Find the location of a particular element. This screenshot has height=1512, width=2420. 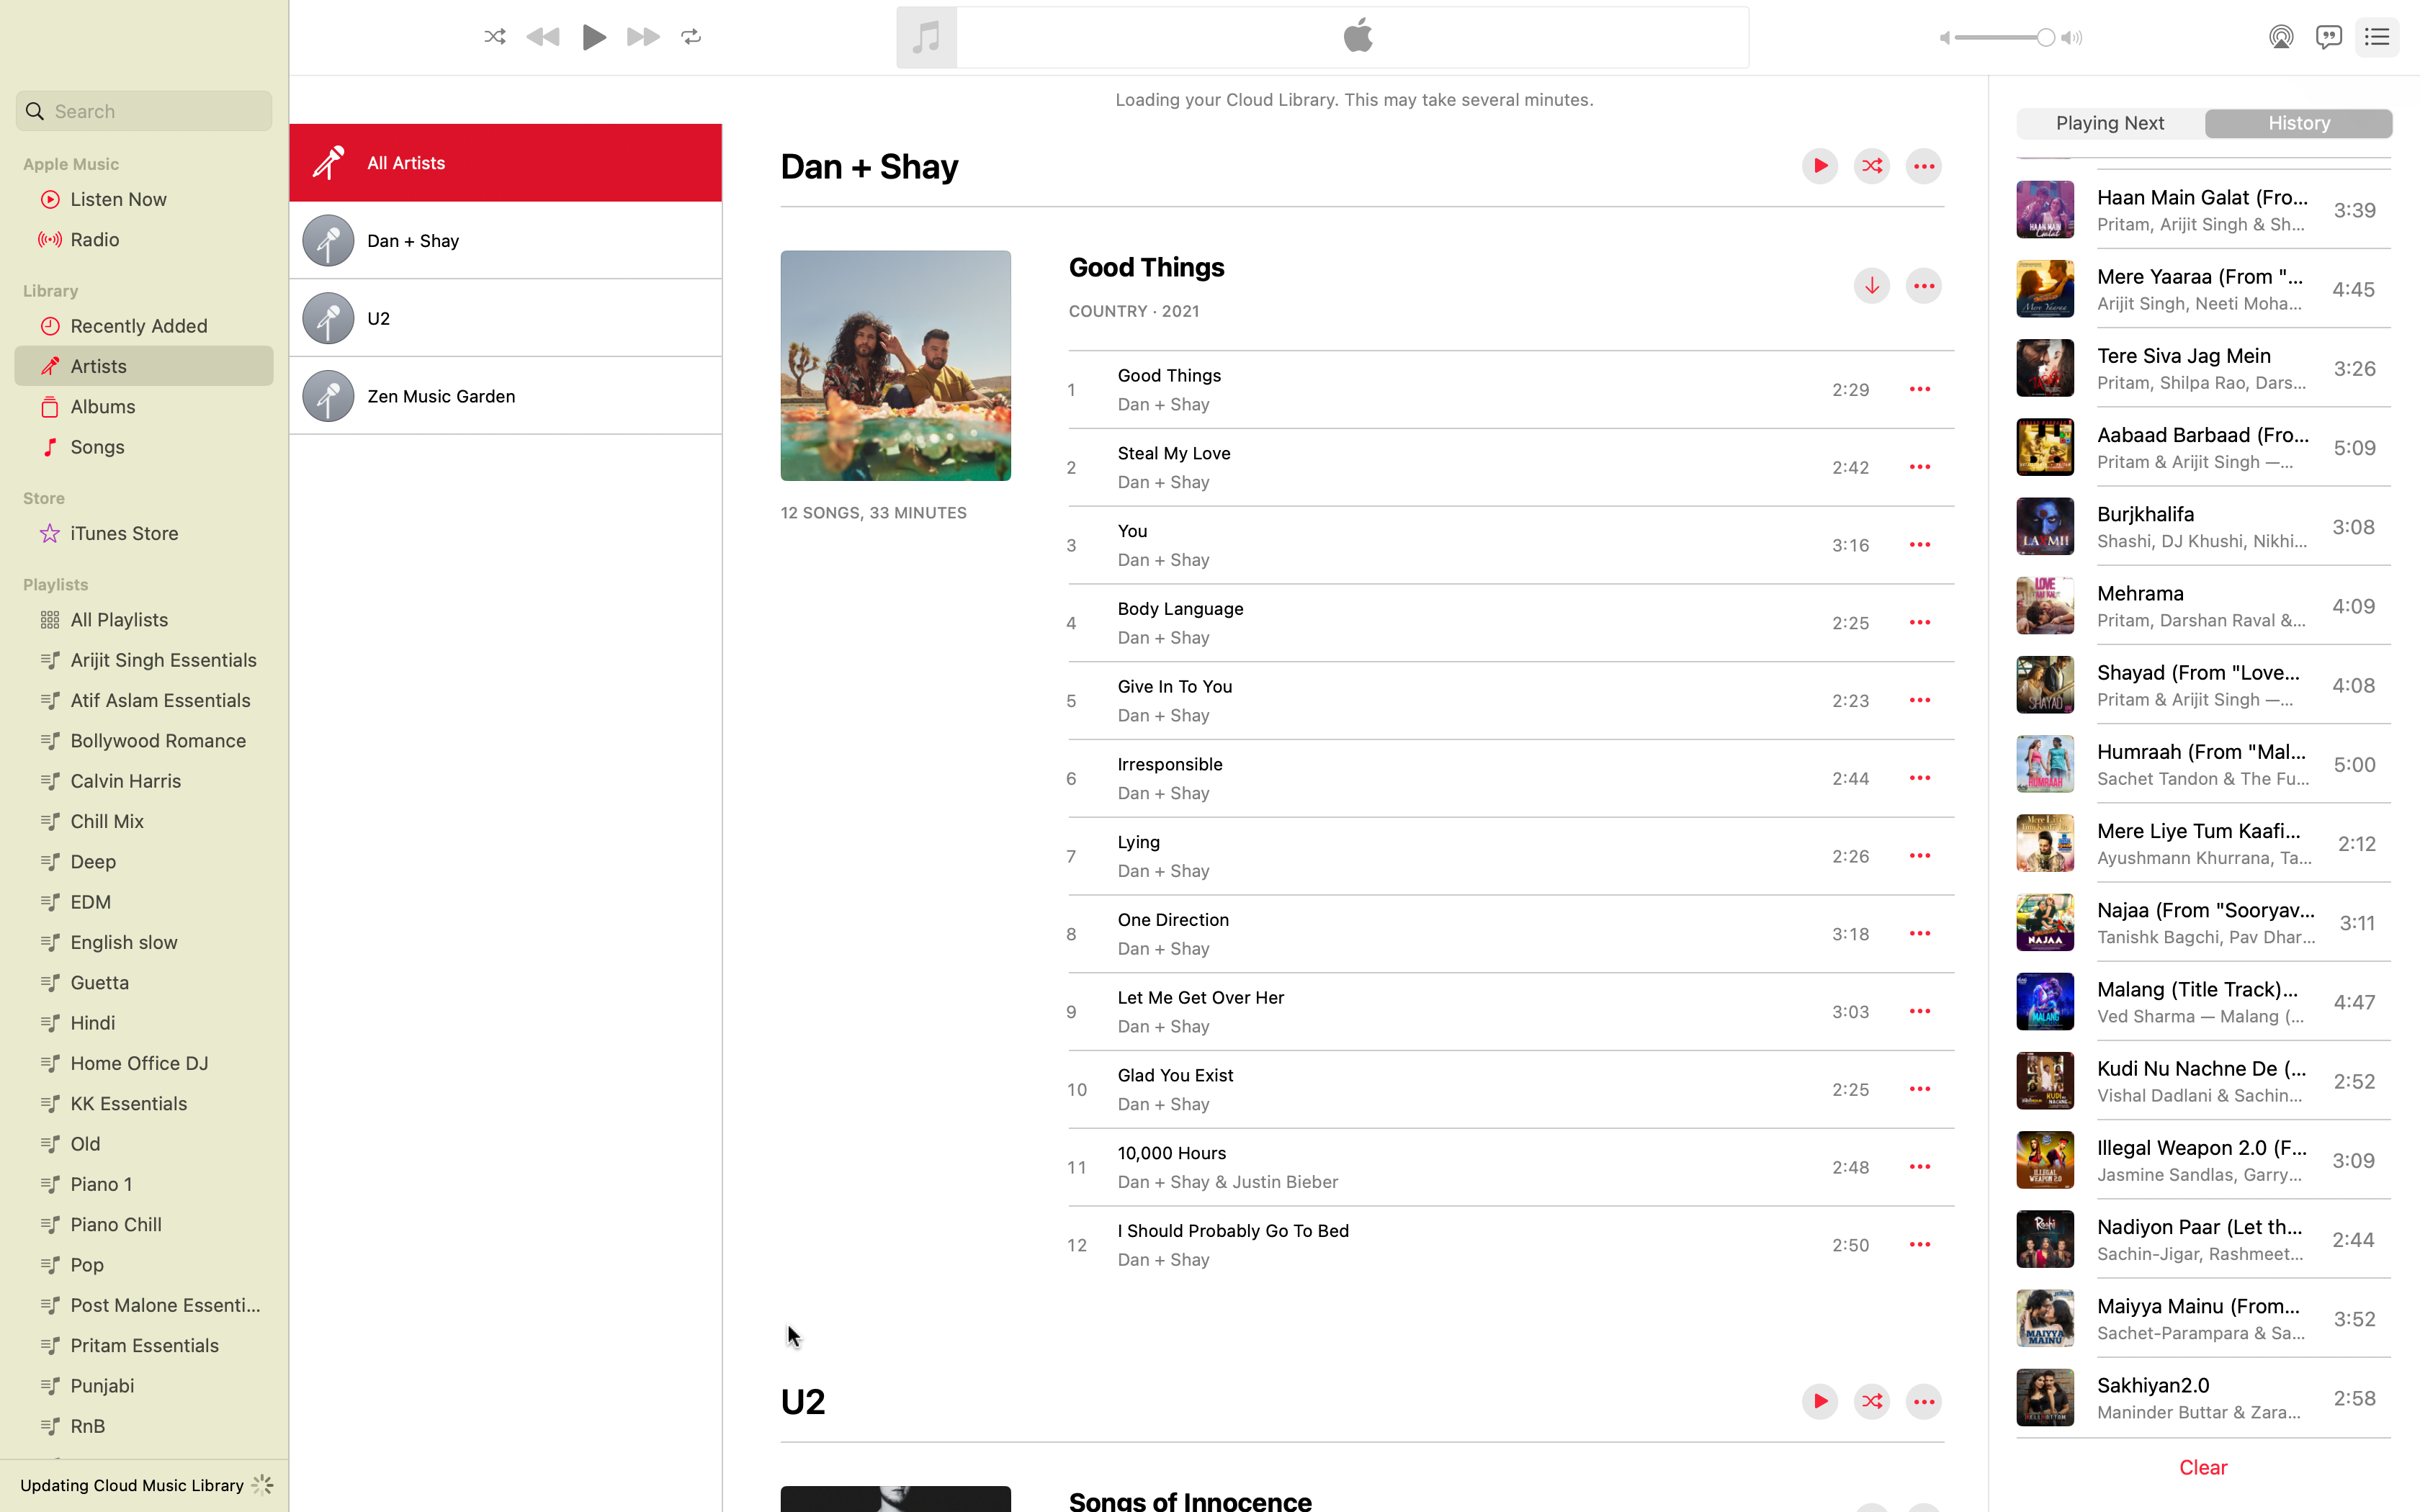

Start playing the track "Mere Liye Tum Kaafi is located at coordinates (2200, 842).